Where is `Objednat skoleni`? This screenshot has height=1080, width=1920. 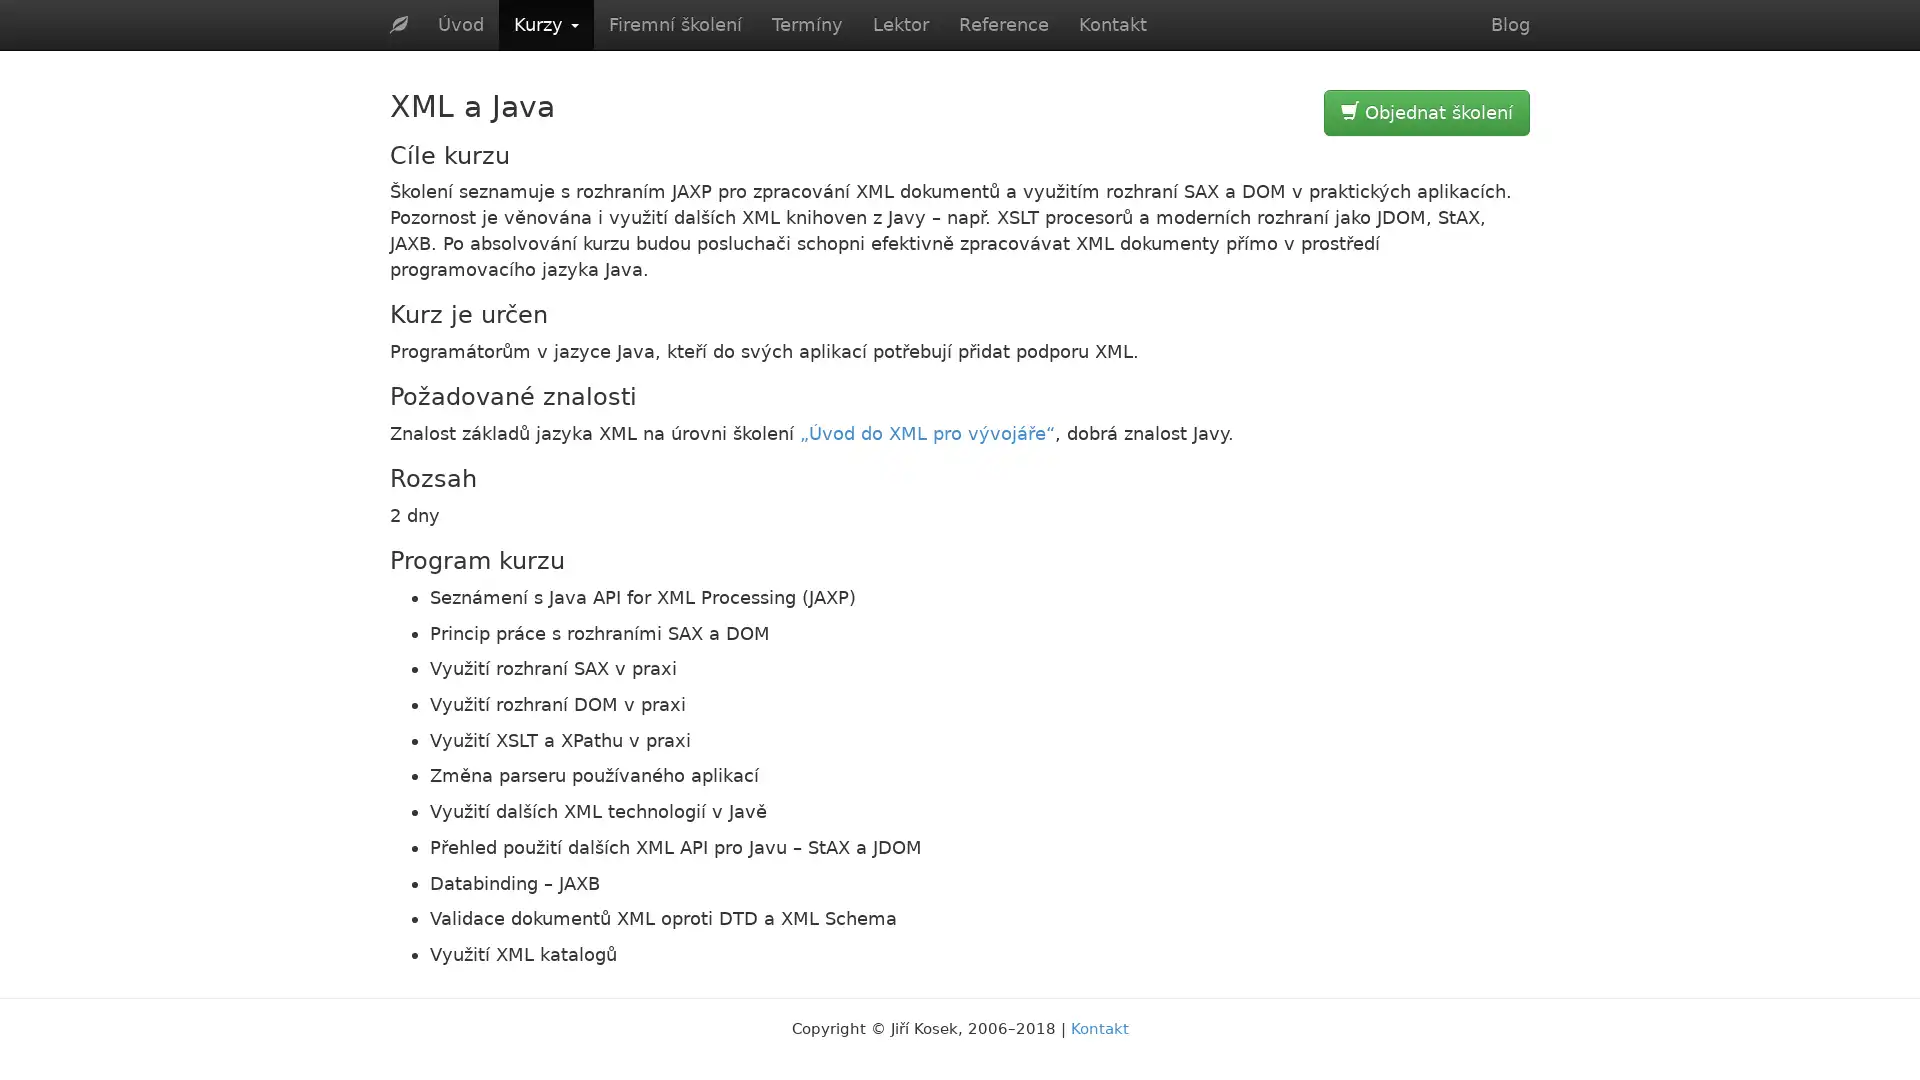
Objednat skoleni is located at coordinates (1425, 112).